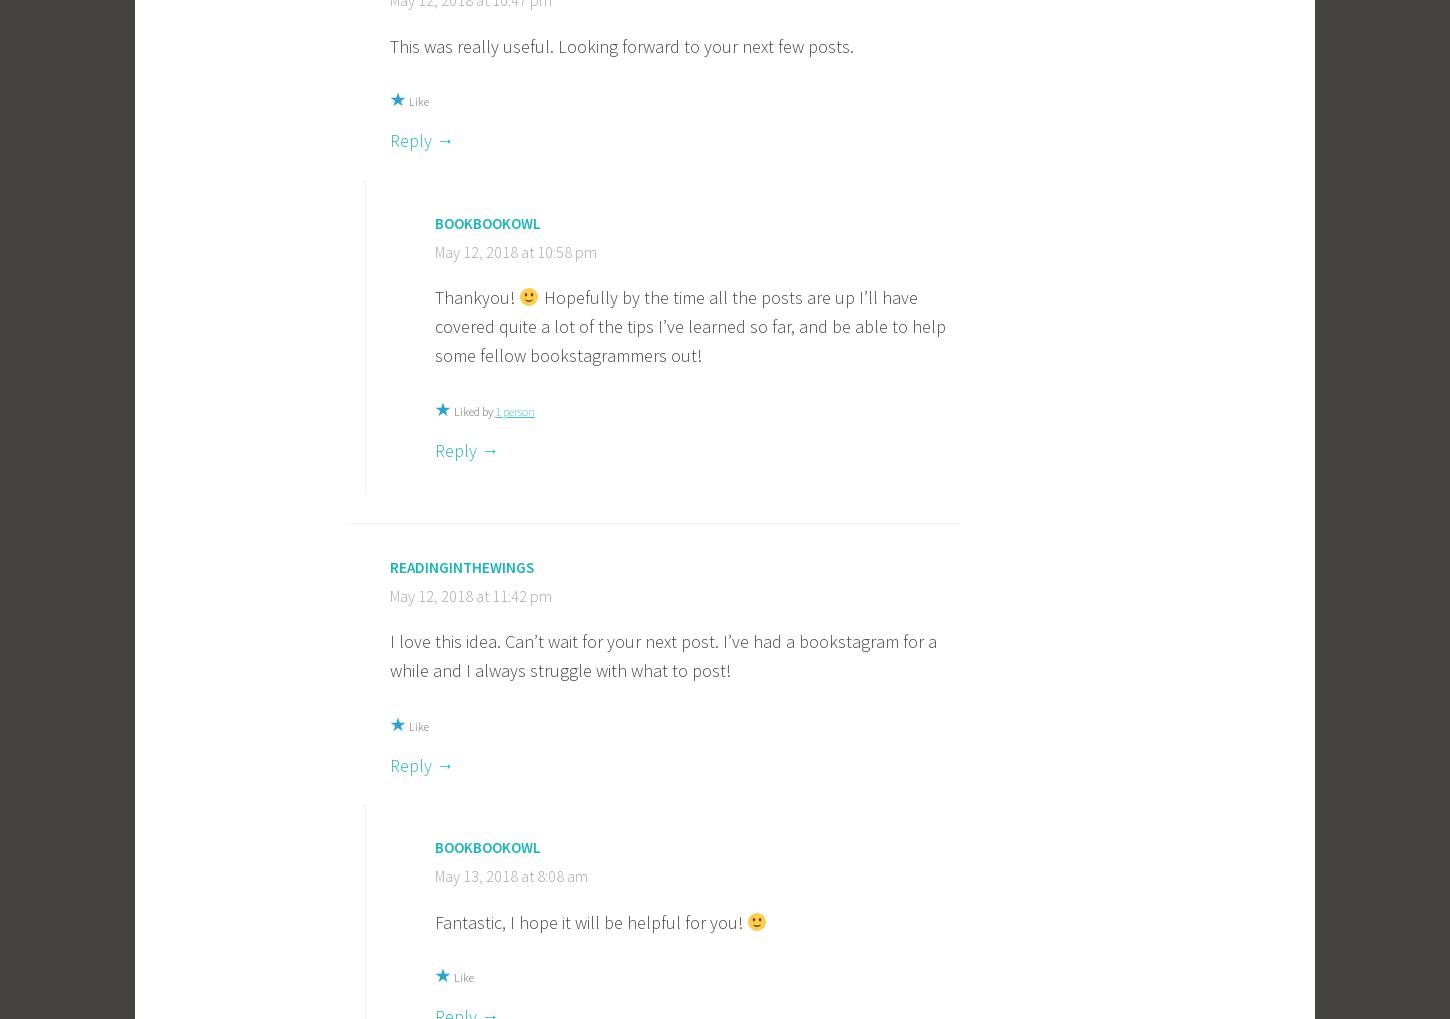 The image size is (1450, 1019). What do you see at coordinates (469, 593) in the screenshot?
I see `'May 12, 2018 at 11:42 pm'` at bounding box center [469, 593].